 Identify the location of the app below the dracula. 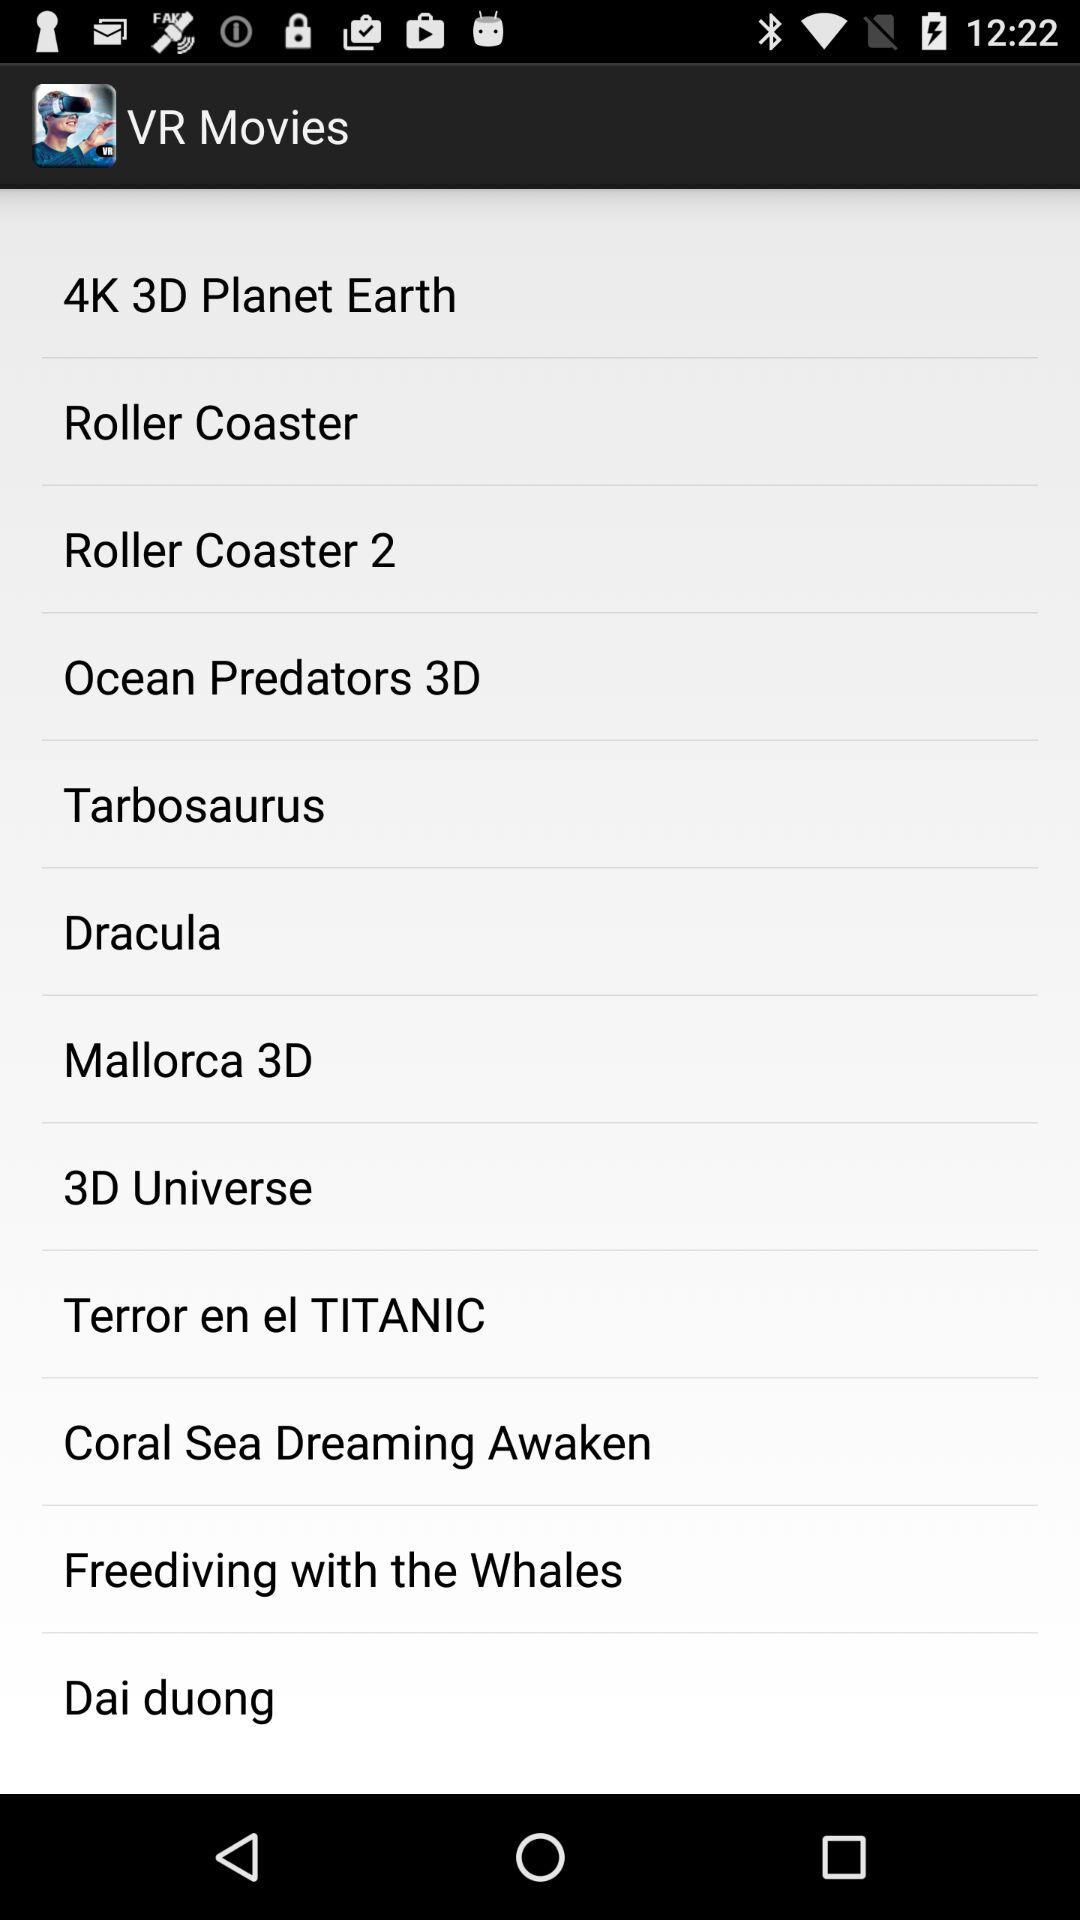
(540, 1058).